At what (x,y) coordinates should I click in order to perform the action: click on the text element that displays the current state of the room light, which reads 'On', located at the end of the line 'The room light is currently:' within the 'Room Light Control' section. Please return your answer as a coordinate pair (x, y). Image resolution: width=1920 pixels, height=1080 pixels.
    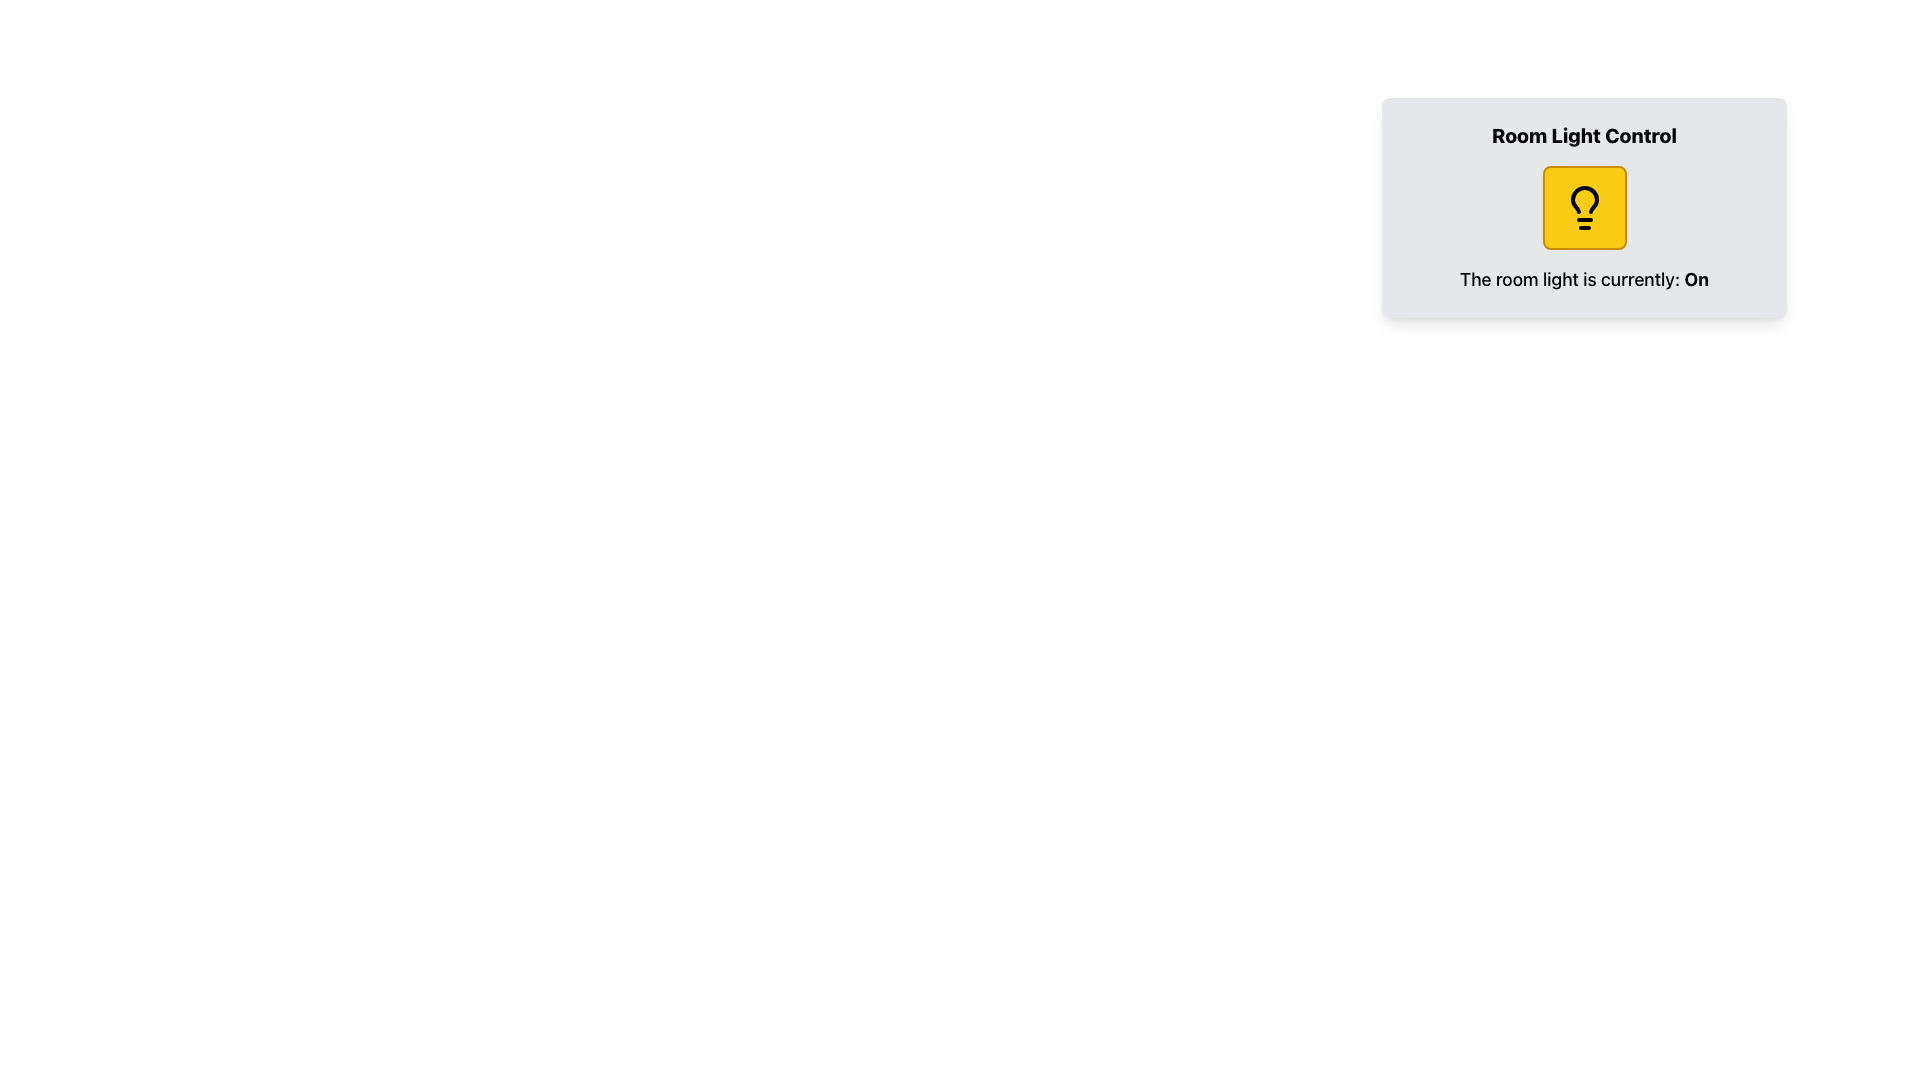
    Looking at the image, I should click on (1695, 279).